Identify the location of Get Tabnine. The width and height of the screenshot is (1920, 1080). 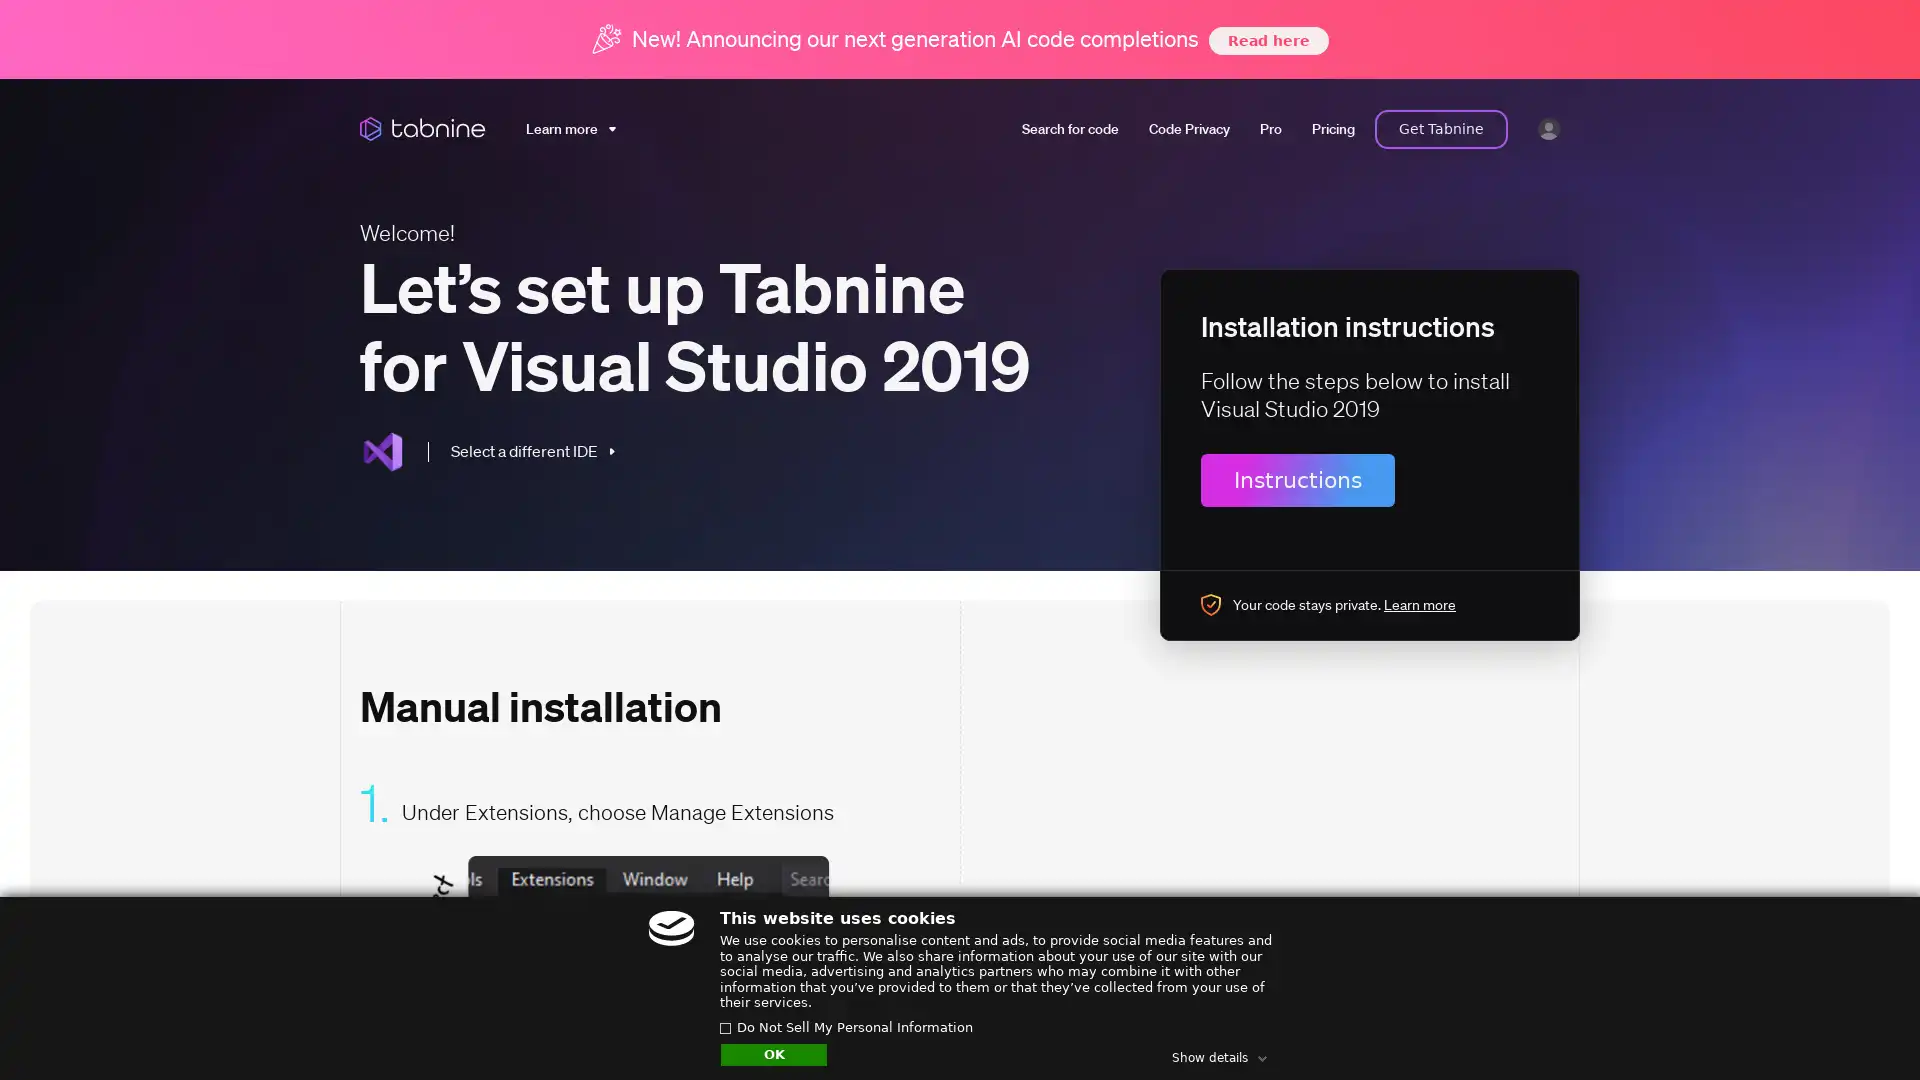
(1441, 128).